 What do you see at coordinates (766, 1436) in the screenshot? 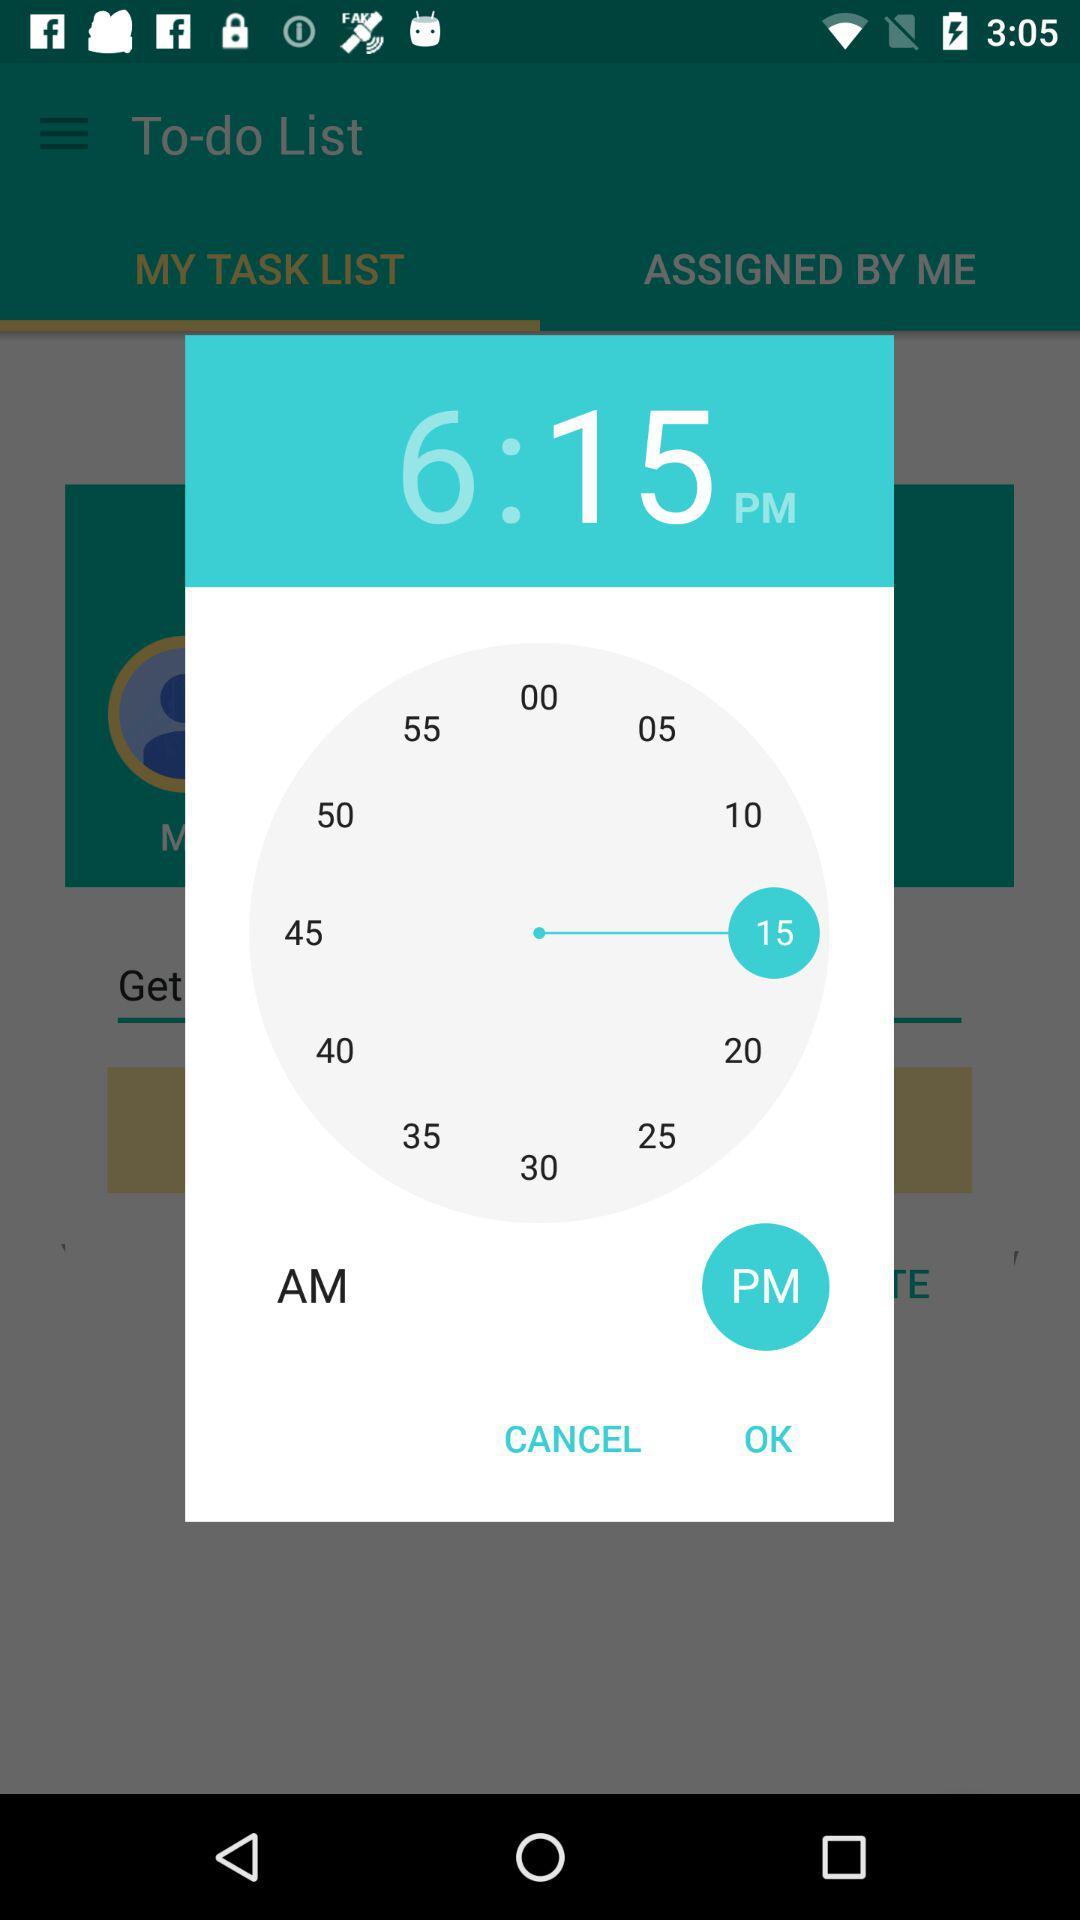
I see `the ok item` at bounding box center [766, 1436].